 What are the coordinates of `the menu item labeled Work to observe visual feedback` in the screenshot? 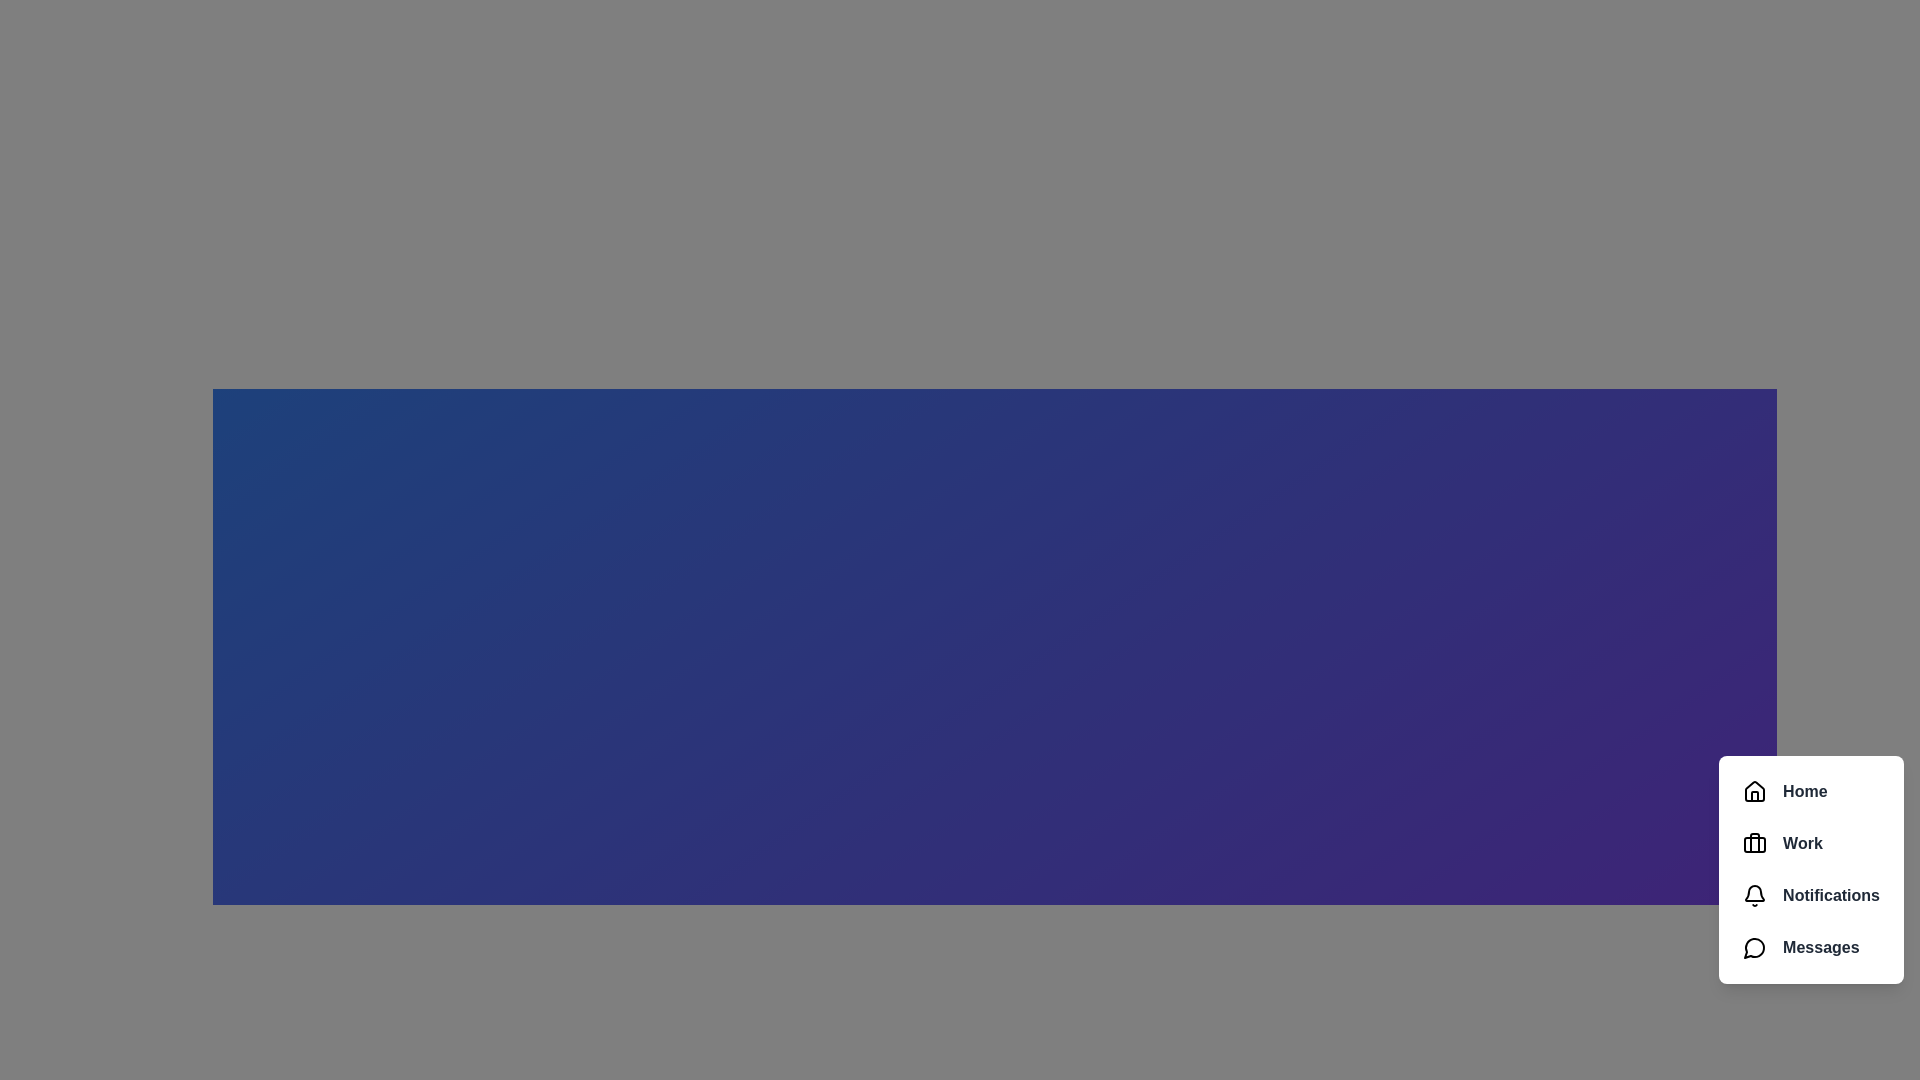 It's located at (1811, 844).